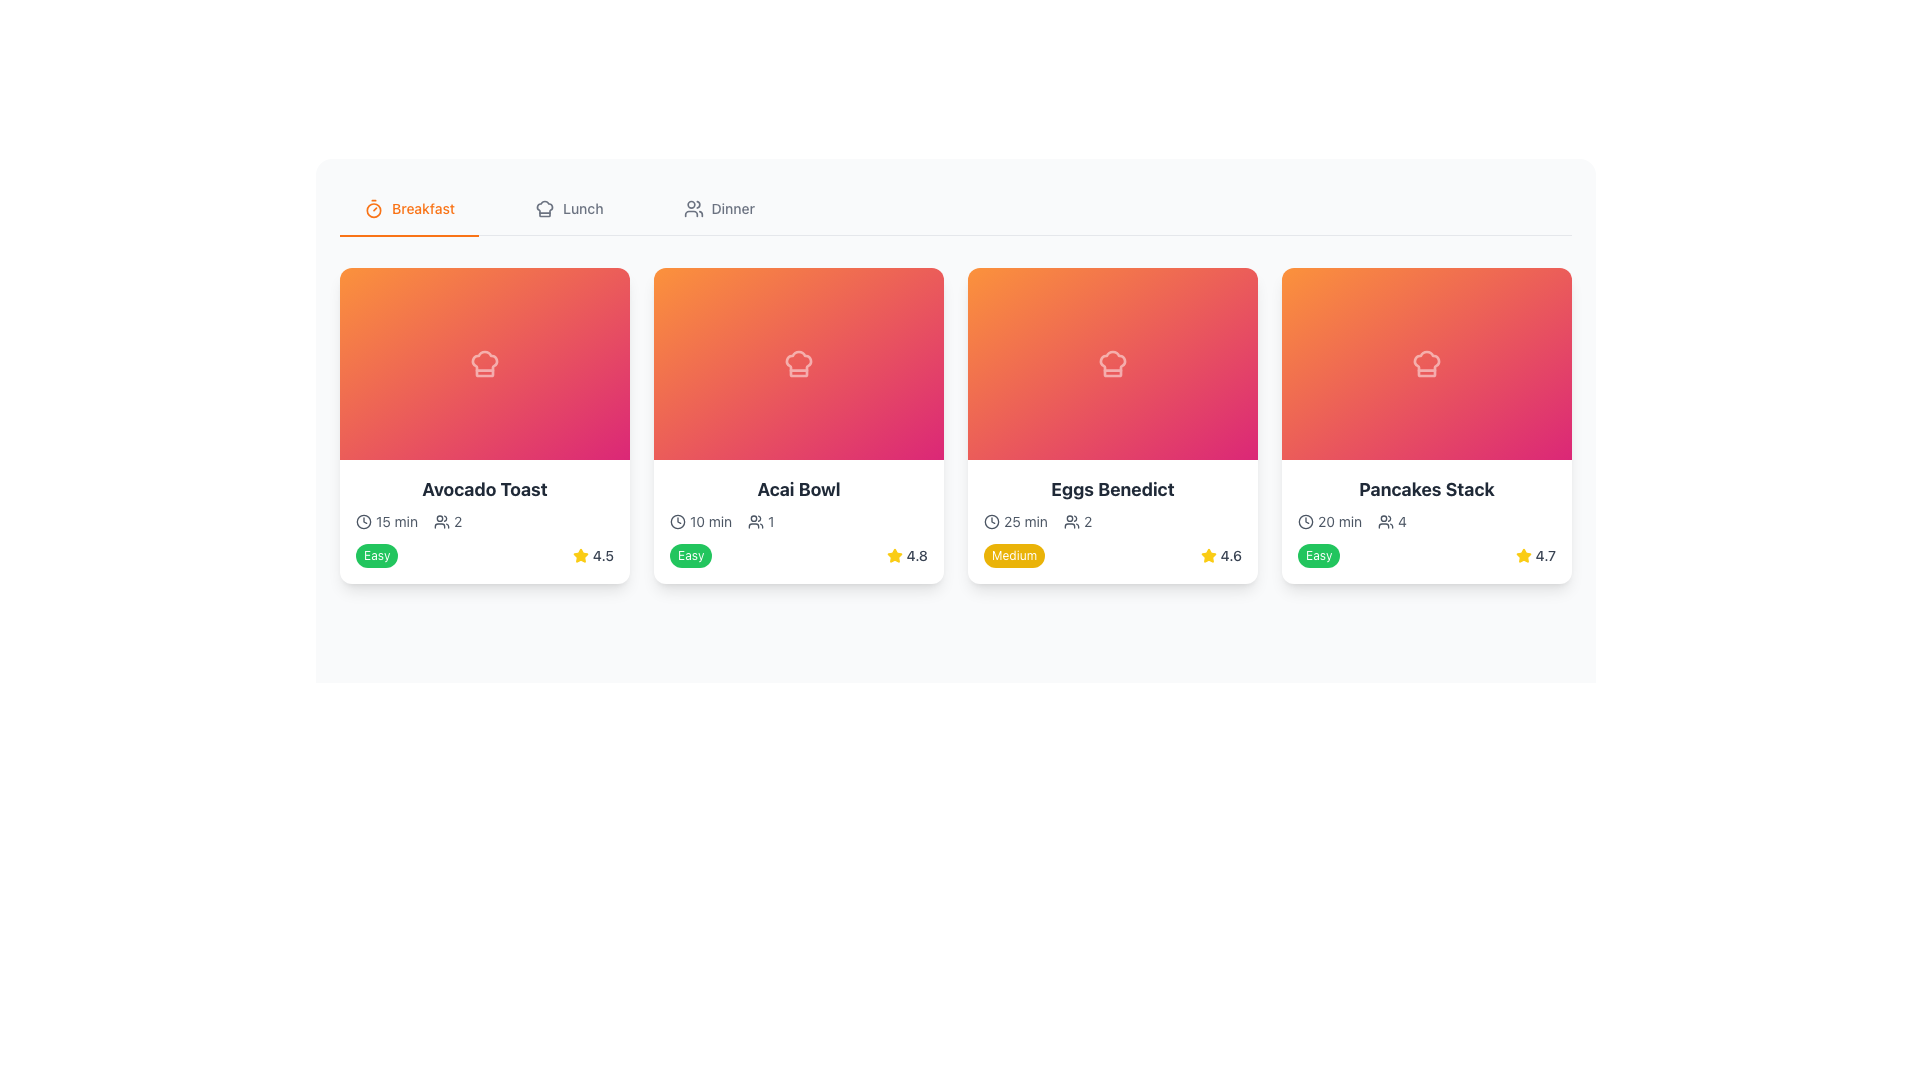  What do you see at coordinates (1522, 555) in the screenshot?
I see `the rating icon located at the bottom right corner of the last card in the grid layout, which visually represents a rating of 4.7` at bounding box center [1522, 555].